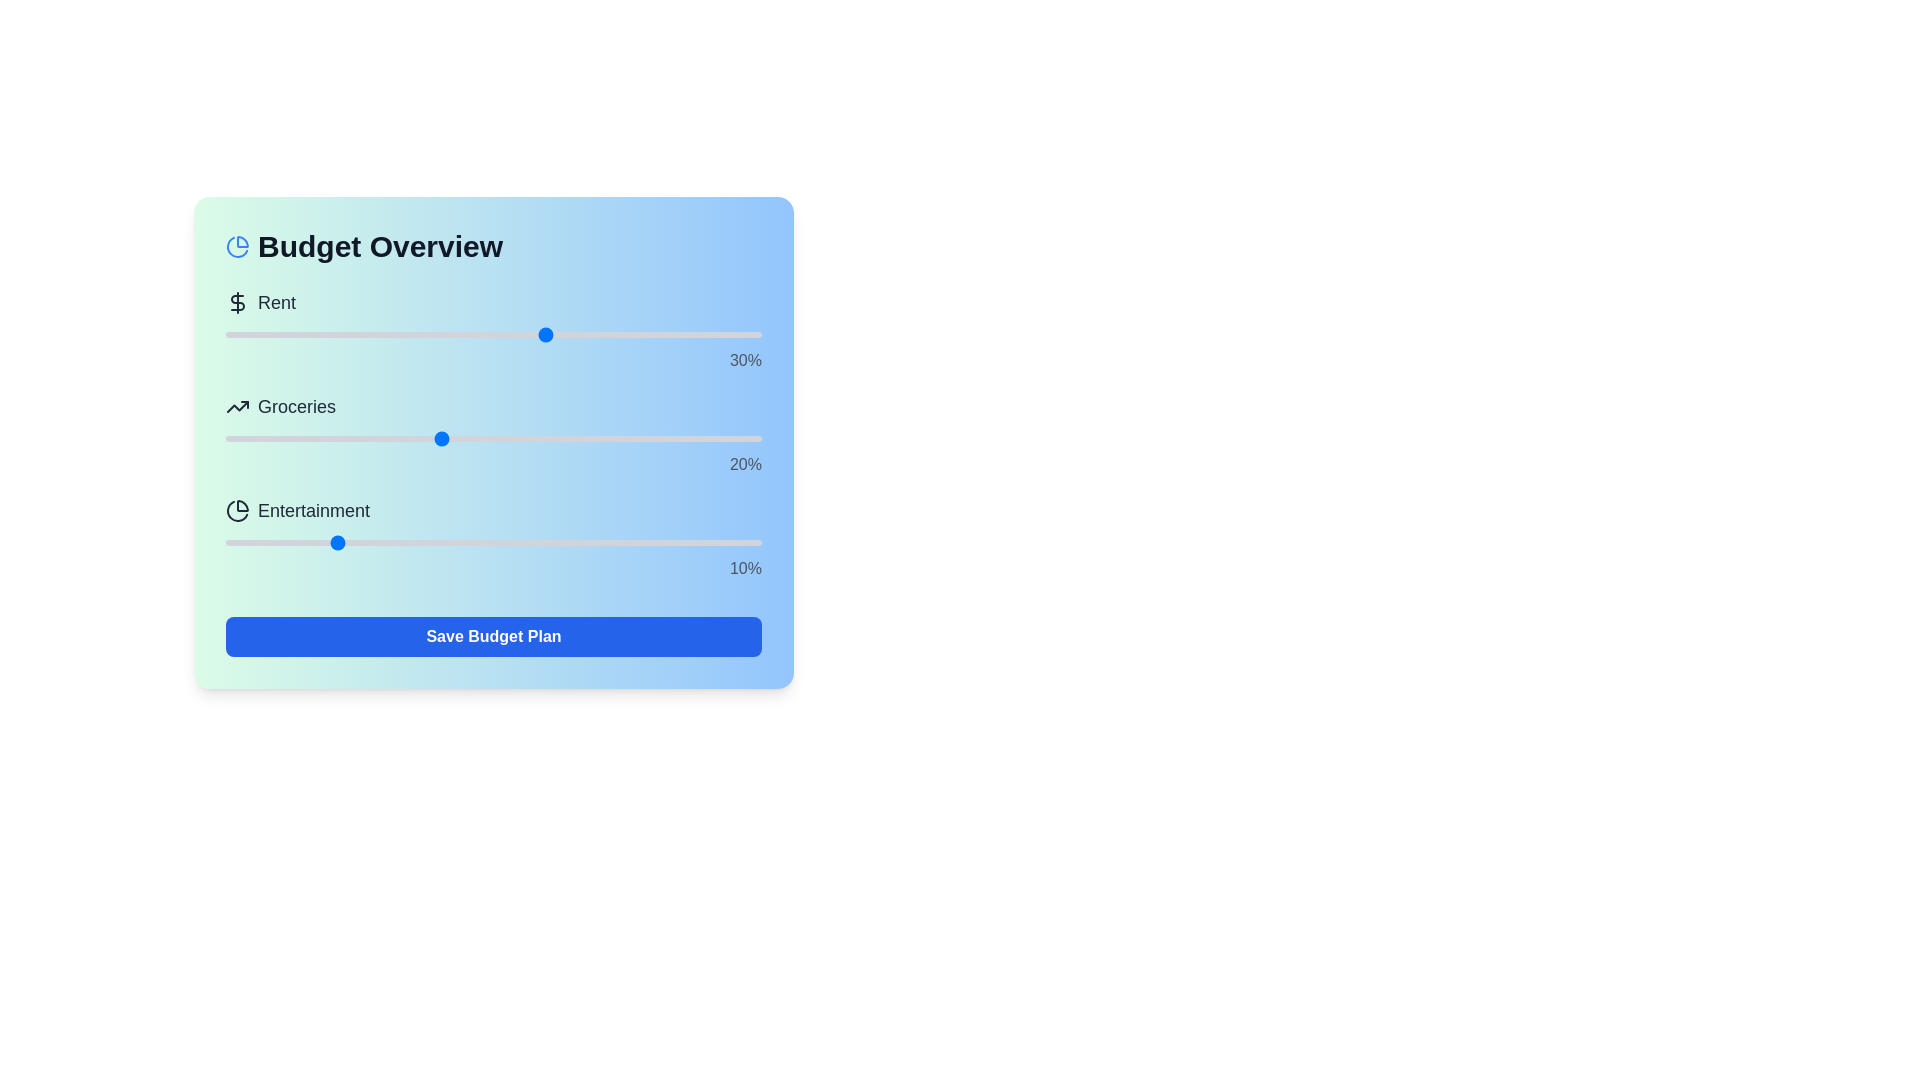 This screenshot has width=1920, height=1080. I want to click on the top-right slice of the pie chart icon, which has a black stroke and no fill color, so click(242, 241).